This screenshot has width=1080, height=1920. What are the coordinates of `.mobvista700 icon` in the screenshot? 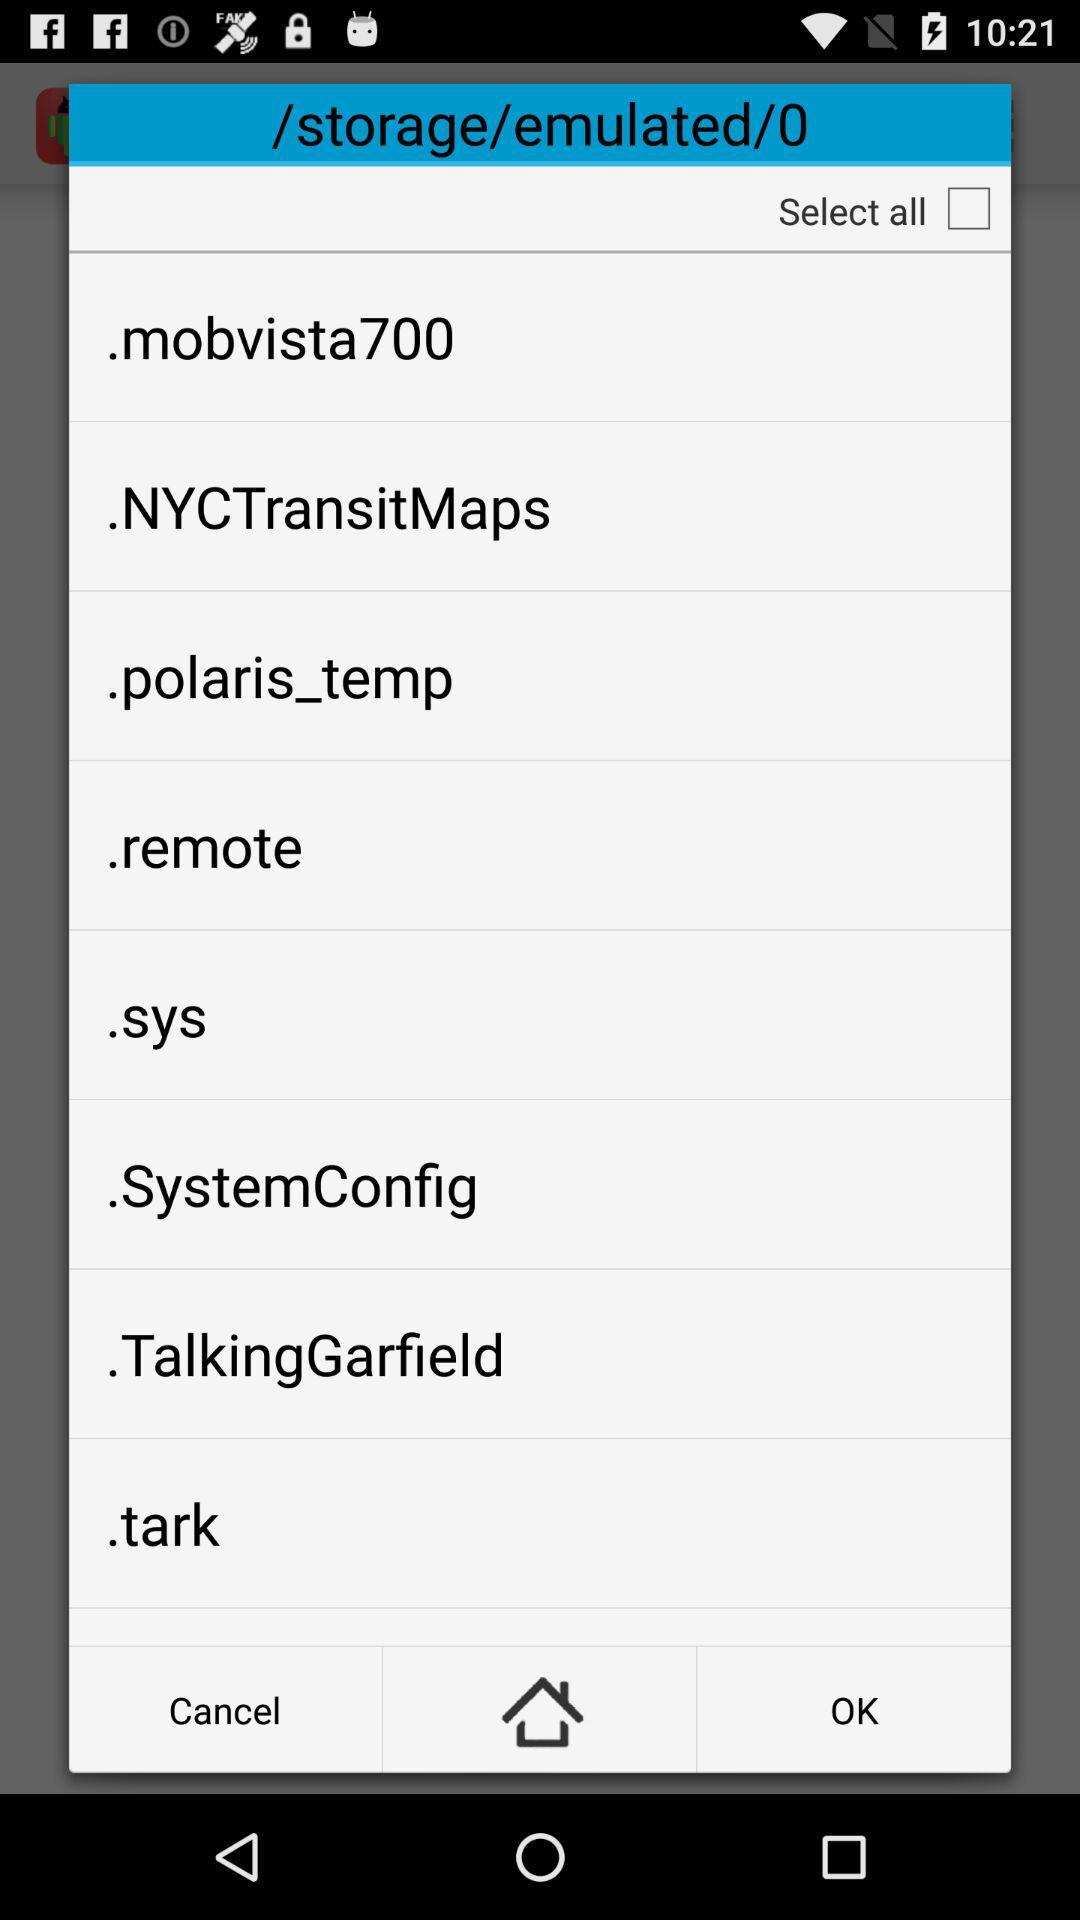 It's located at (540, 337).